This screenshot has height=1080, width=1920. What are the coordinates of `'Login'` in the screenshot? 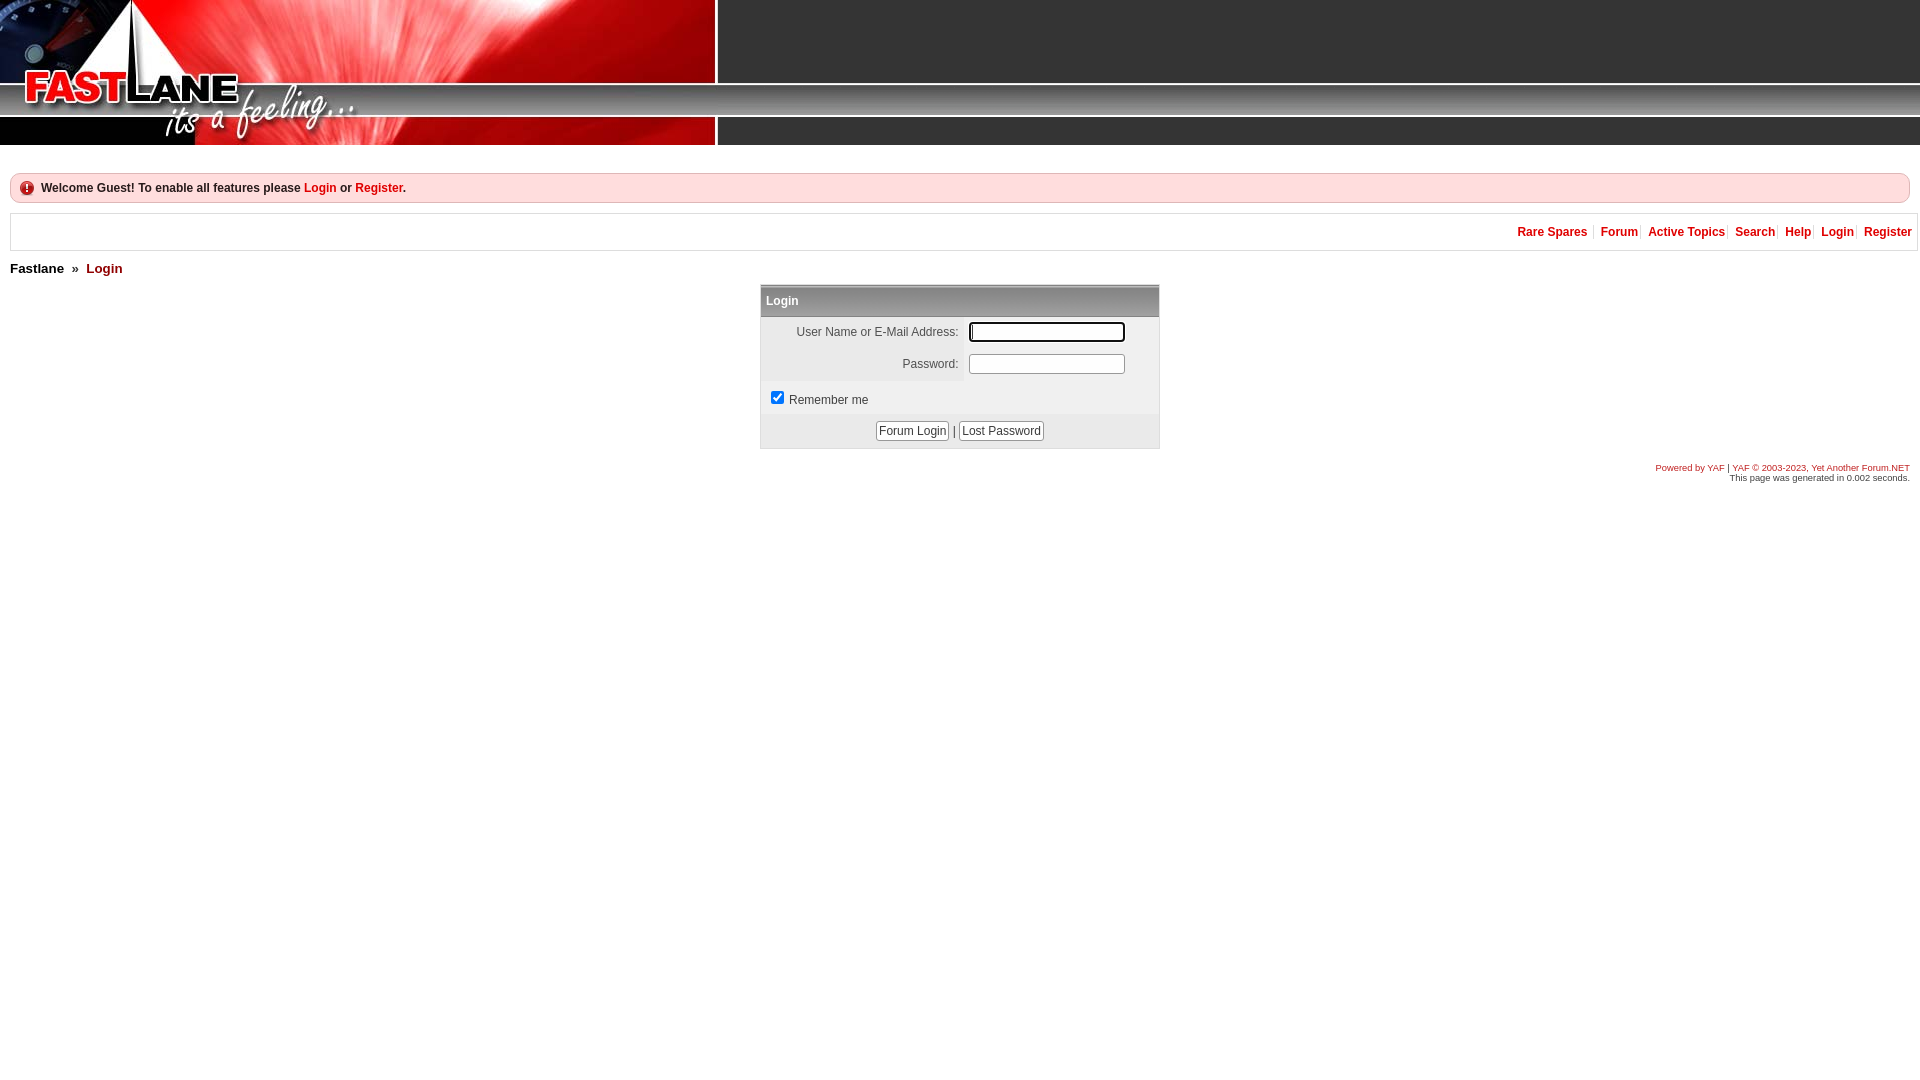 It's located at (320, 188).